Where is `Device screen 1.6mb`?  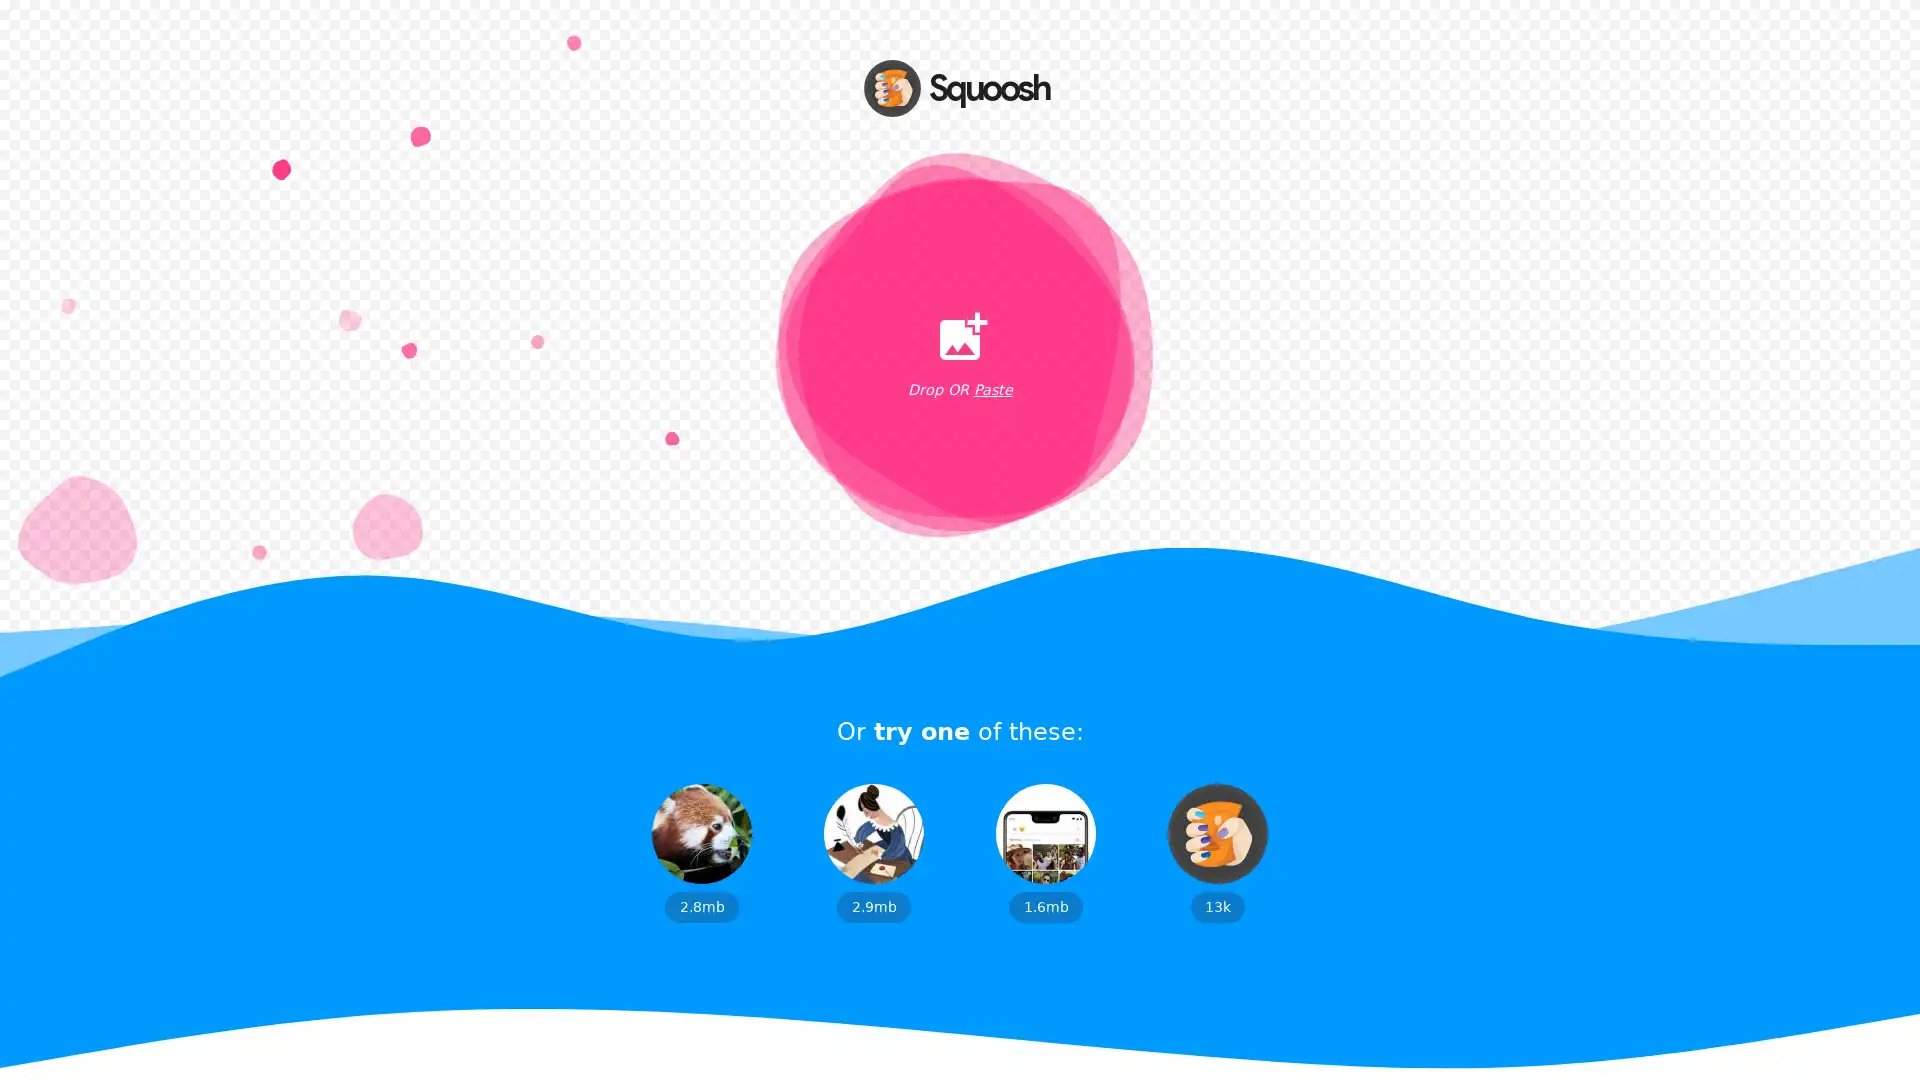 Device screen 1.6mb is located at coordinates (1045, 852).